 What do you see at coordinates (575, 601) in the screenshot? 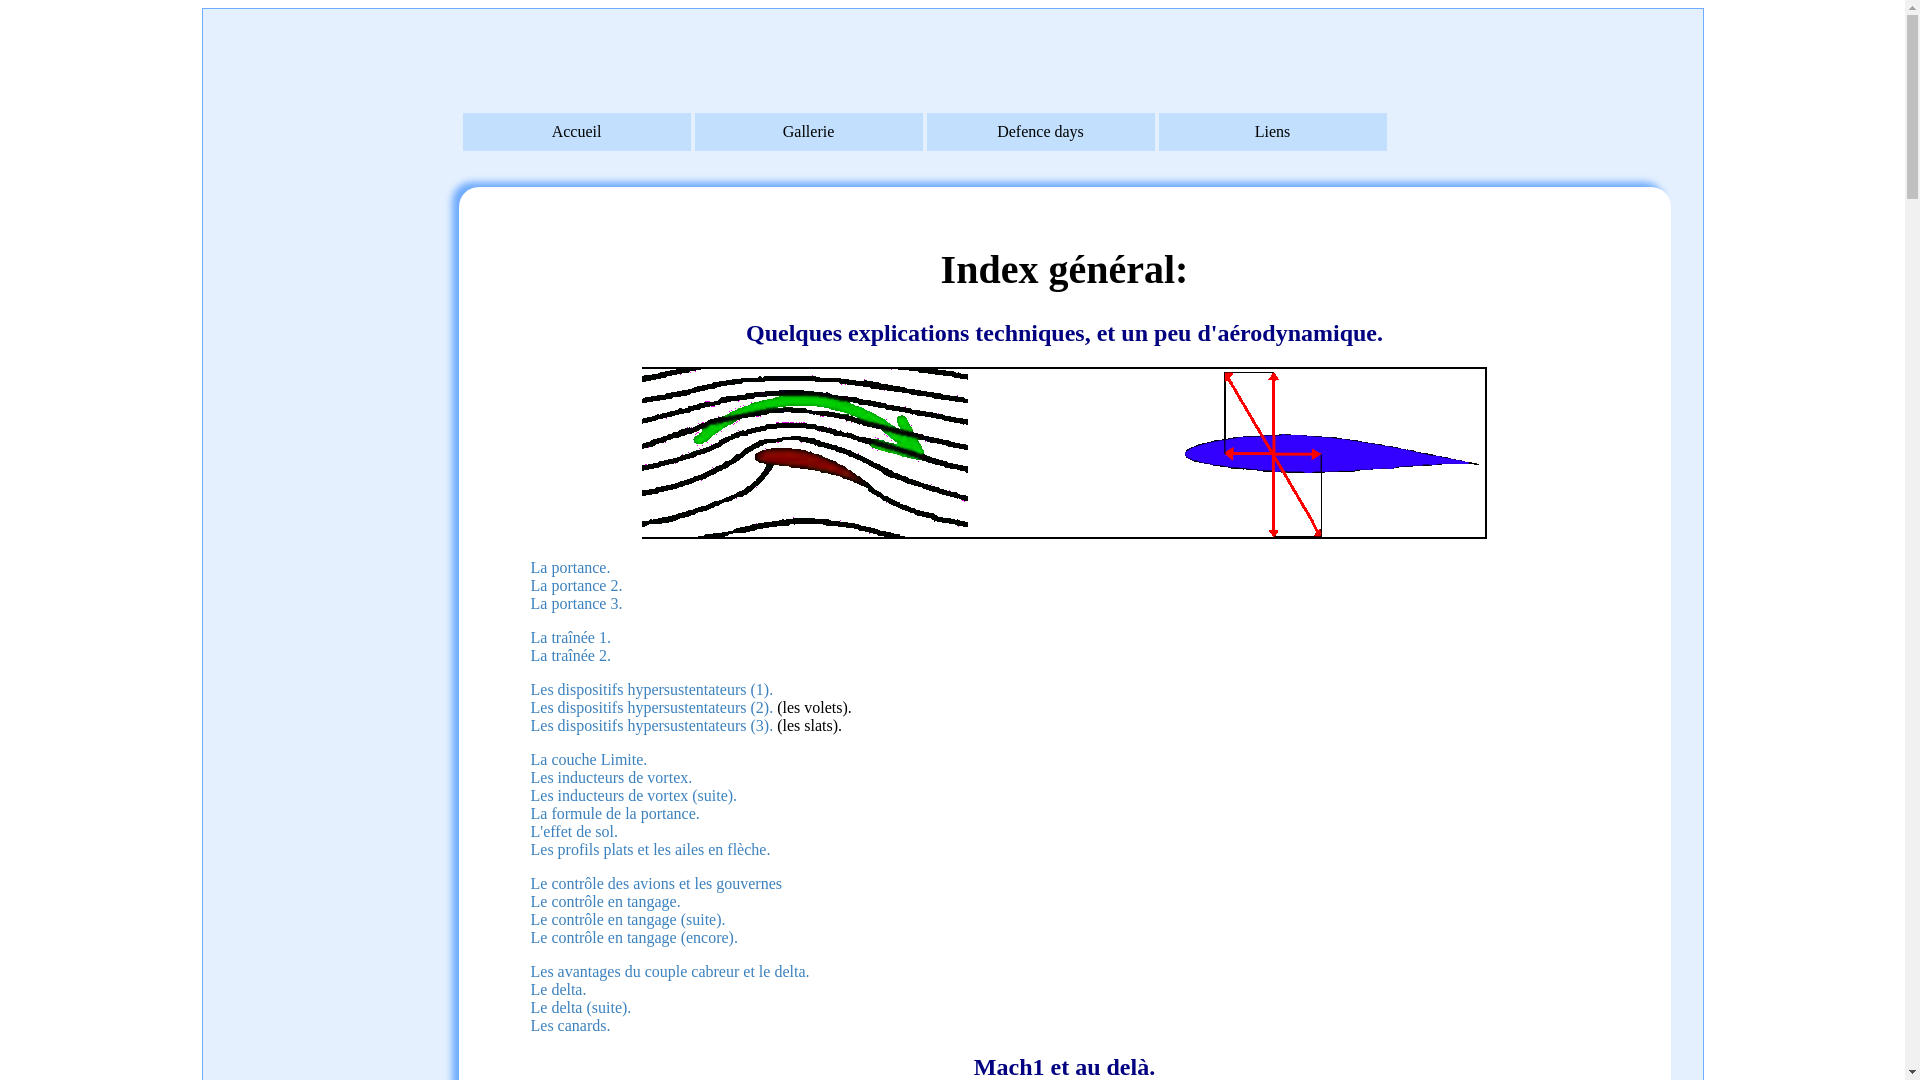
I see `'La portance 3.'` at bounding box center [575, 601].